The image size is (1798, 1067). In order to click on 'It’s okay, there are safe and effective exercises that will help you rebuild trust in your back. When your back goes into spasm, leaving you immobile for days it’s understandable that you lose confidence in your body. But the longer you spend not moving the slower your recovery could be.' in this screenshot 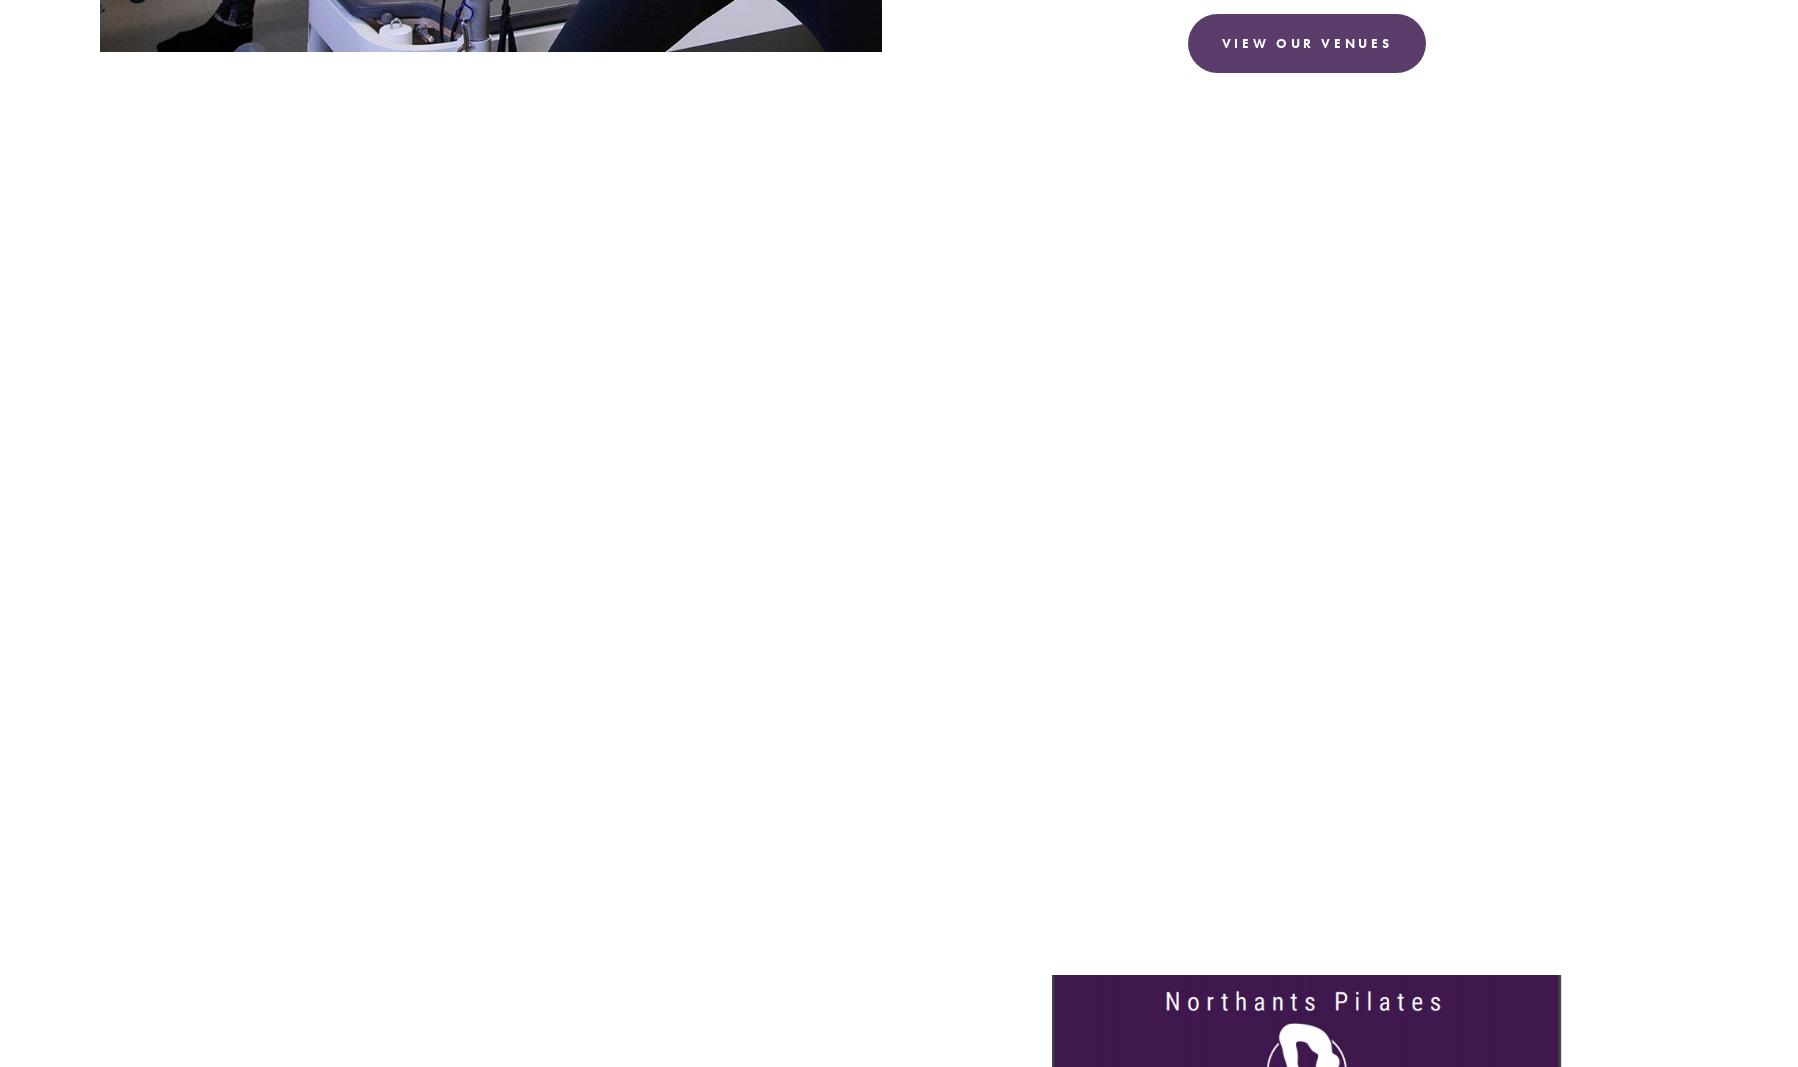, I will do `click(878, 475)`.